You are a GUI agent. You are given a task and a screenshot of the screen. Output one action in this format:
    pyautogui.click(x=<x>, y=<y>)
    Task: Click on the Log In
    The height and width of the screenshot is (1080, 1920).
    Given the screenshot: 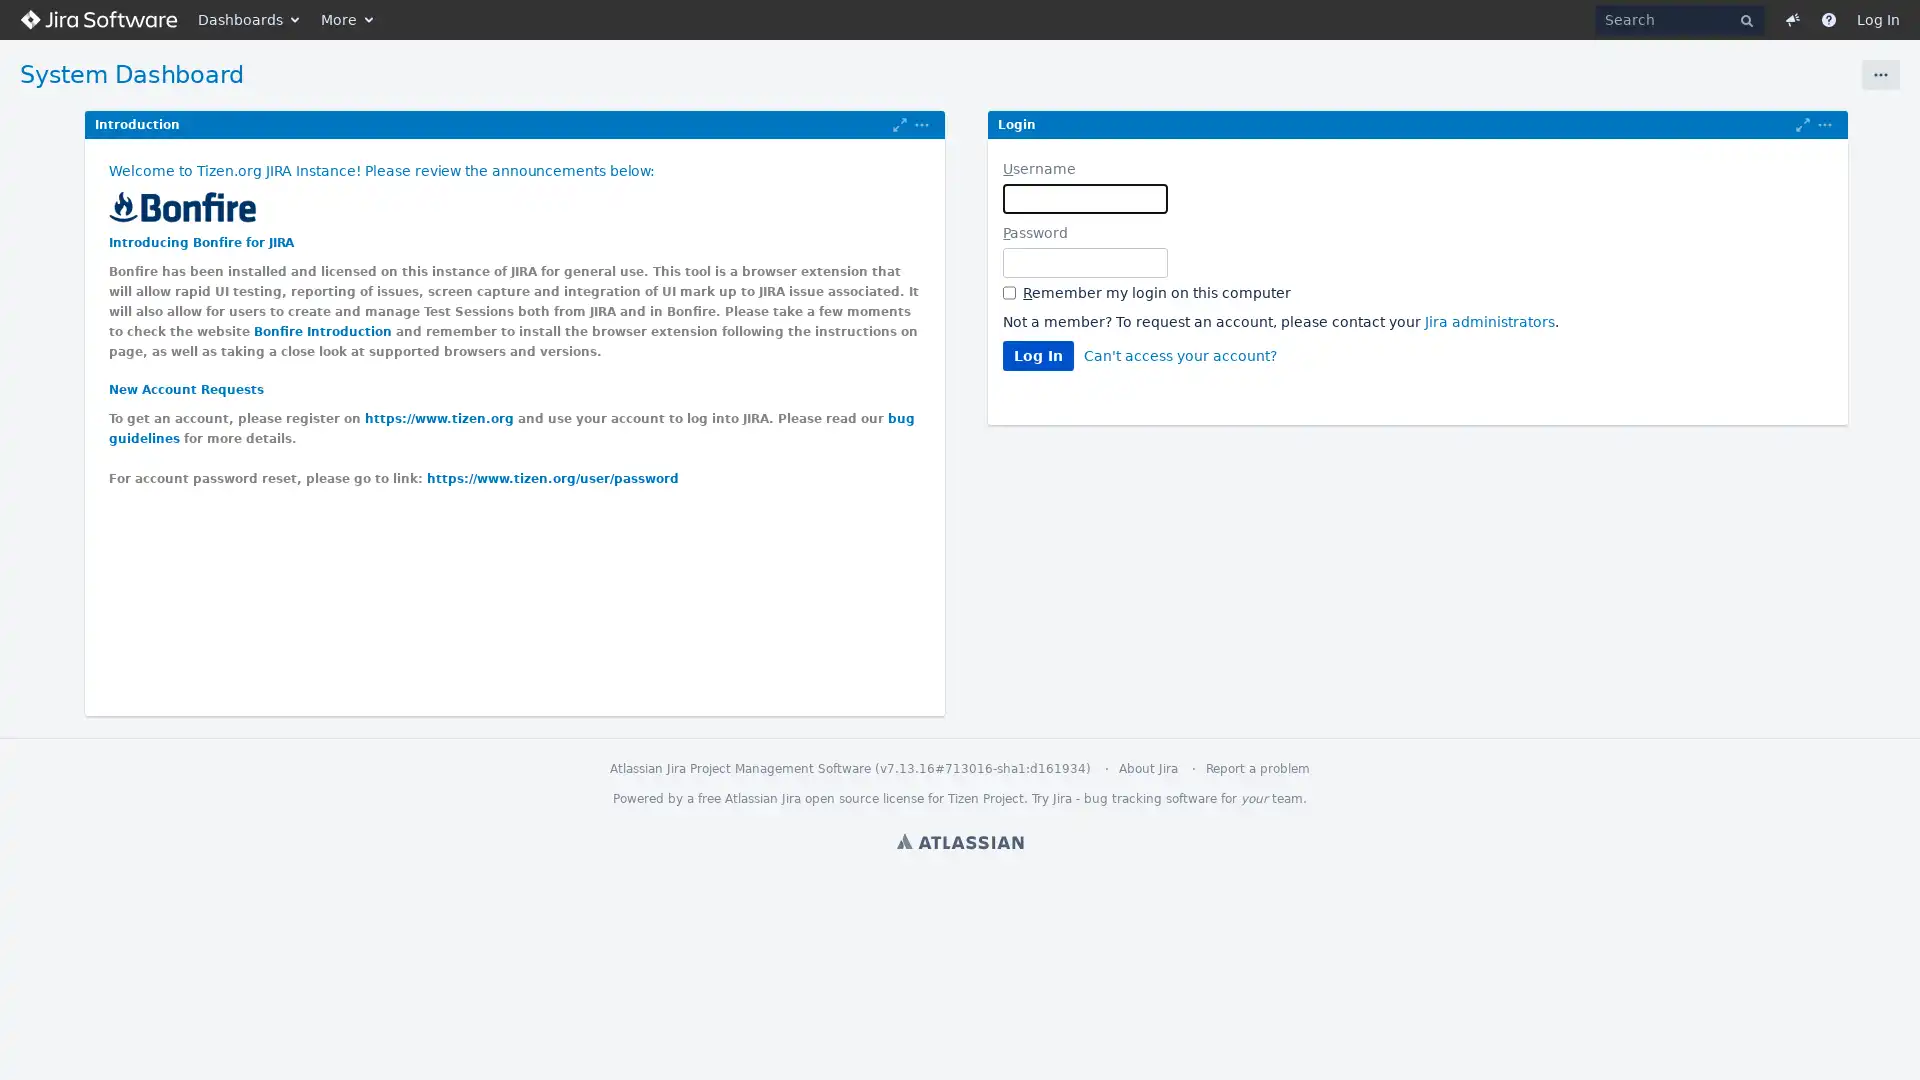 What is the action you would take?
    pyautogui.click(x=1038, y=354)
    